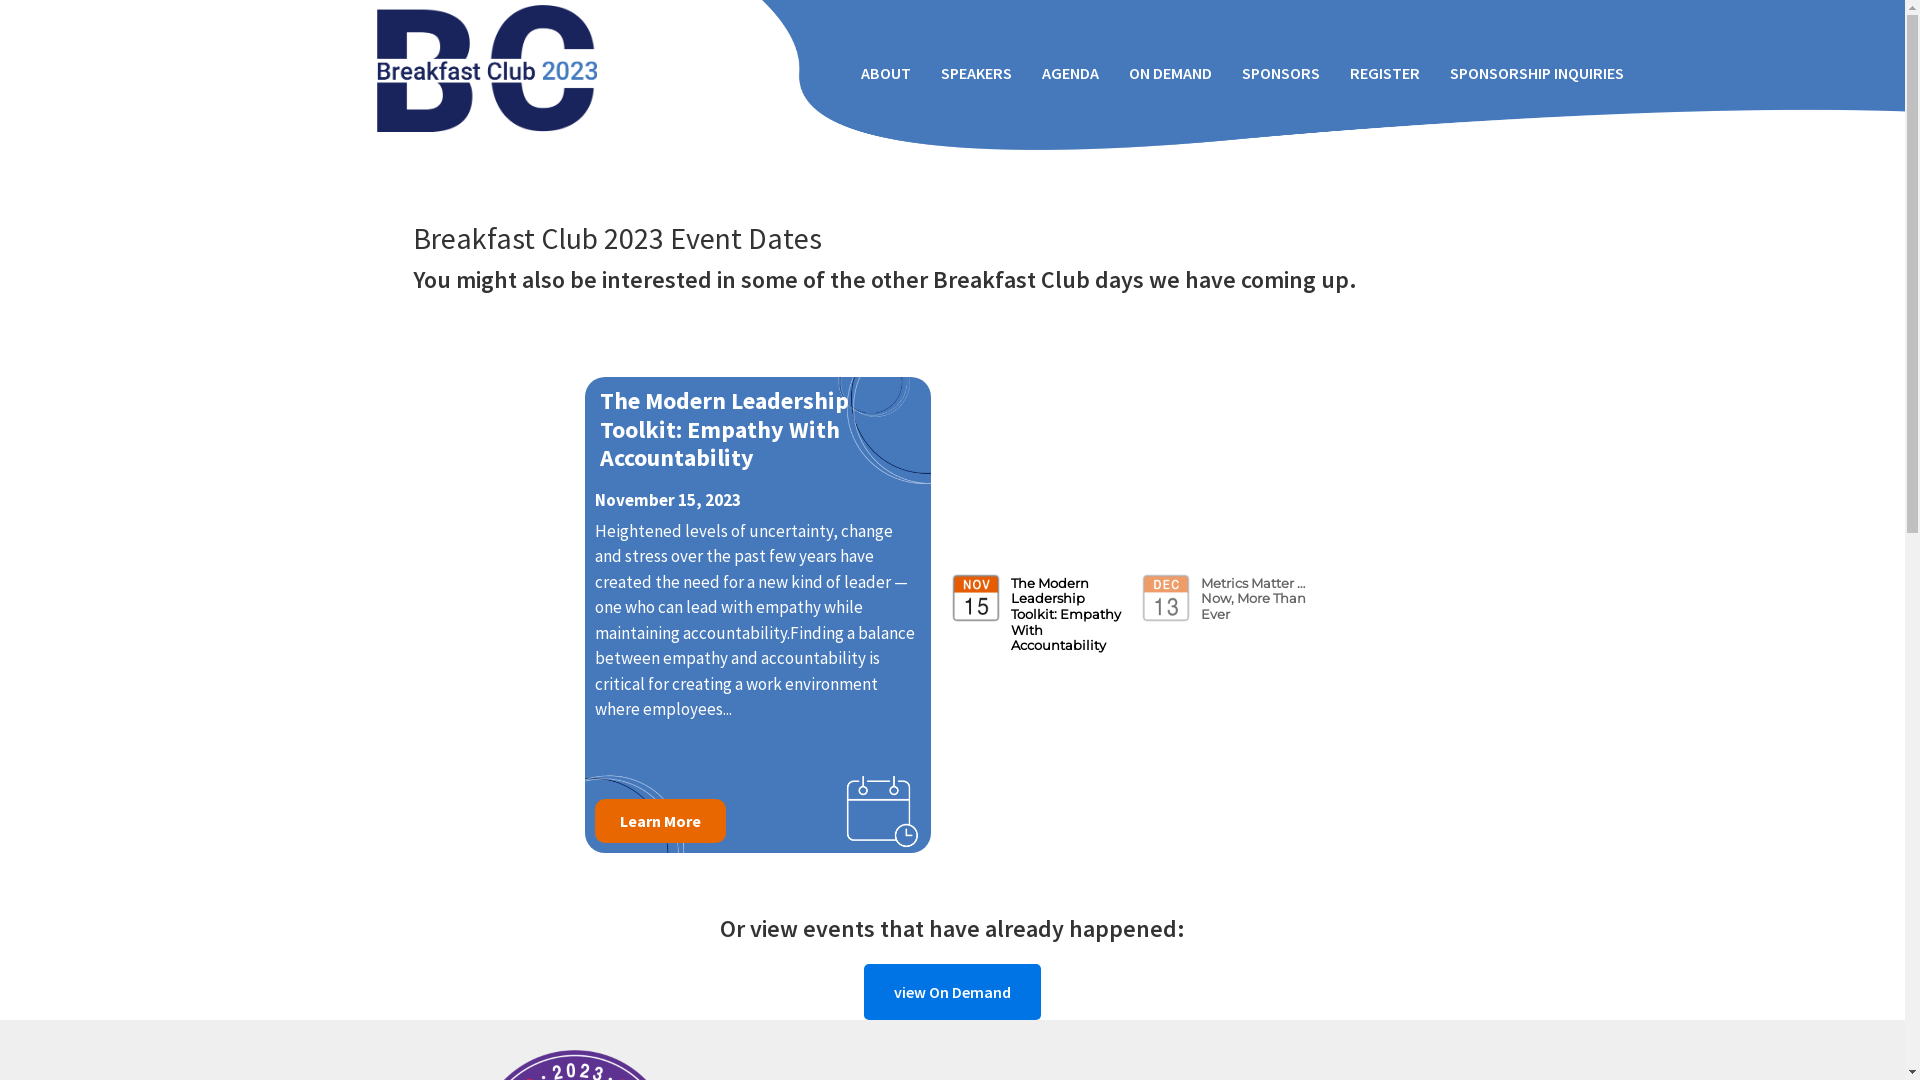 This screenshot has height=1080, width=1920. What do you see at coordinates (976, 72) in the screenshot?
I see `'SPEAKERS'` at bounding box center [976, 72].